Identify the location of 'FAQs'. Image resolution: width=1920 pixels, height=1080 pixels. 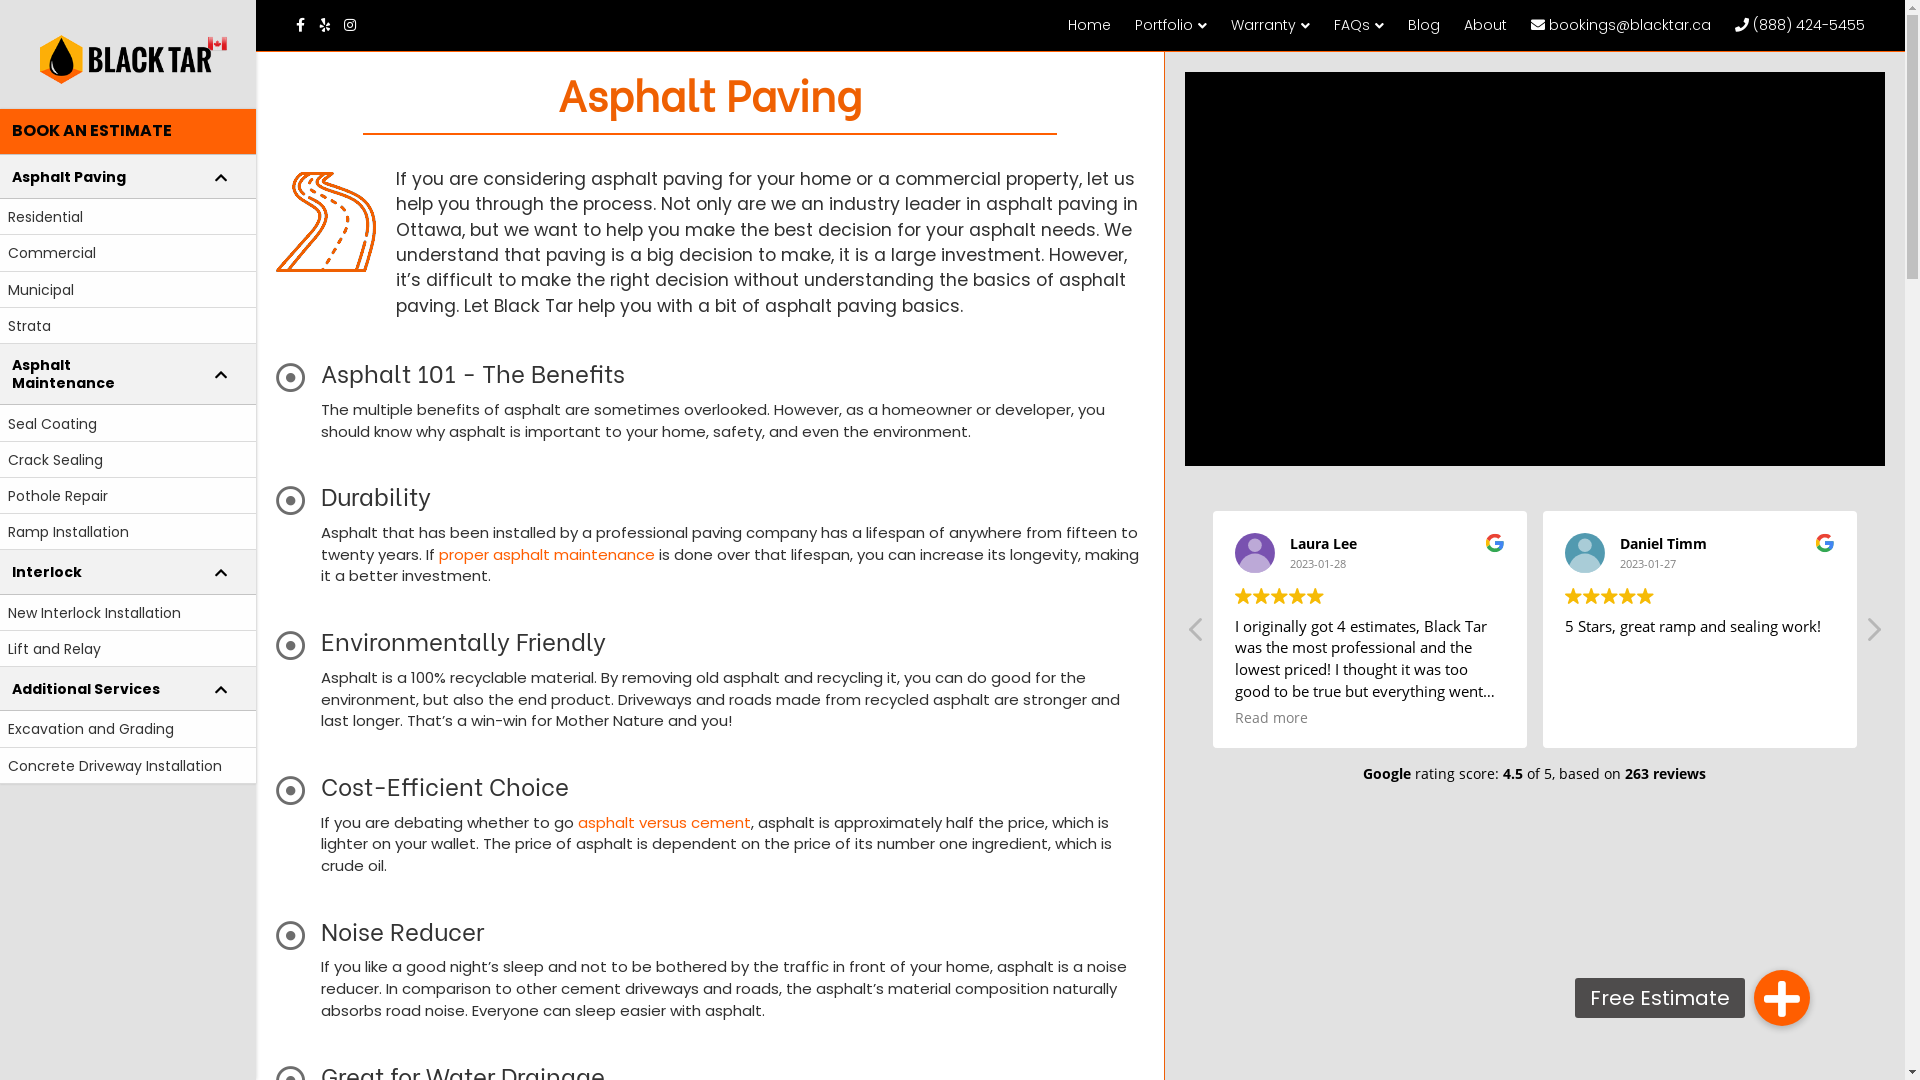
(1358, 25).